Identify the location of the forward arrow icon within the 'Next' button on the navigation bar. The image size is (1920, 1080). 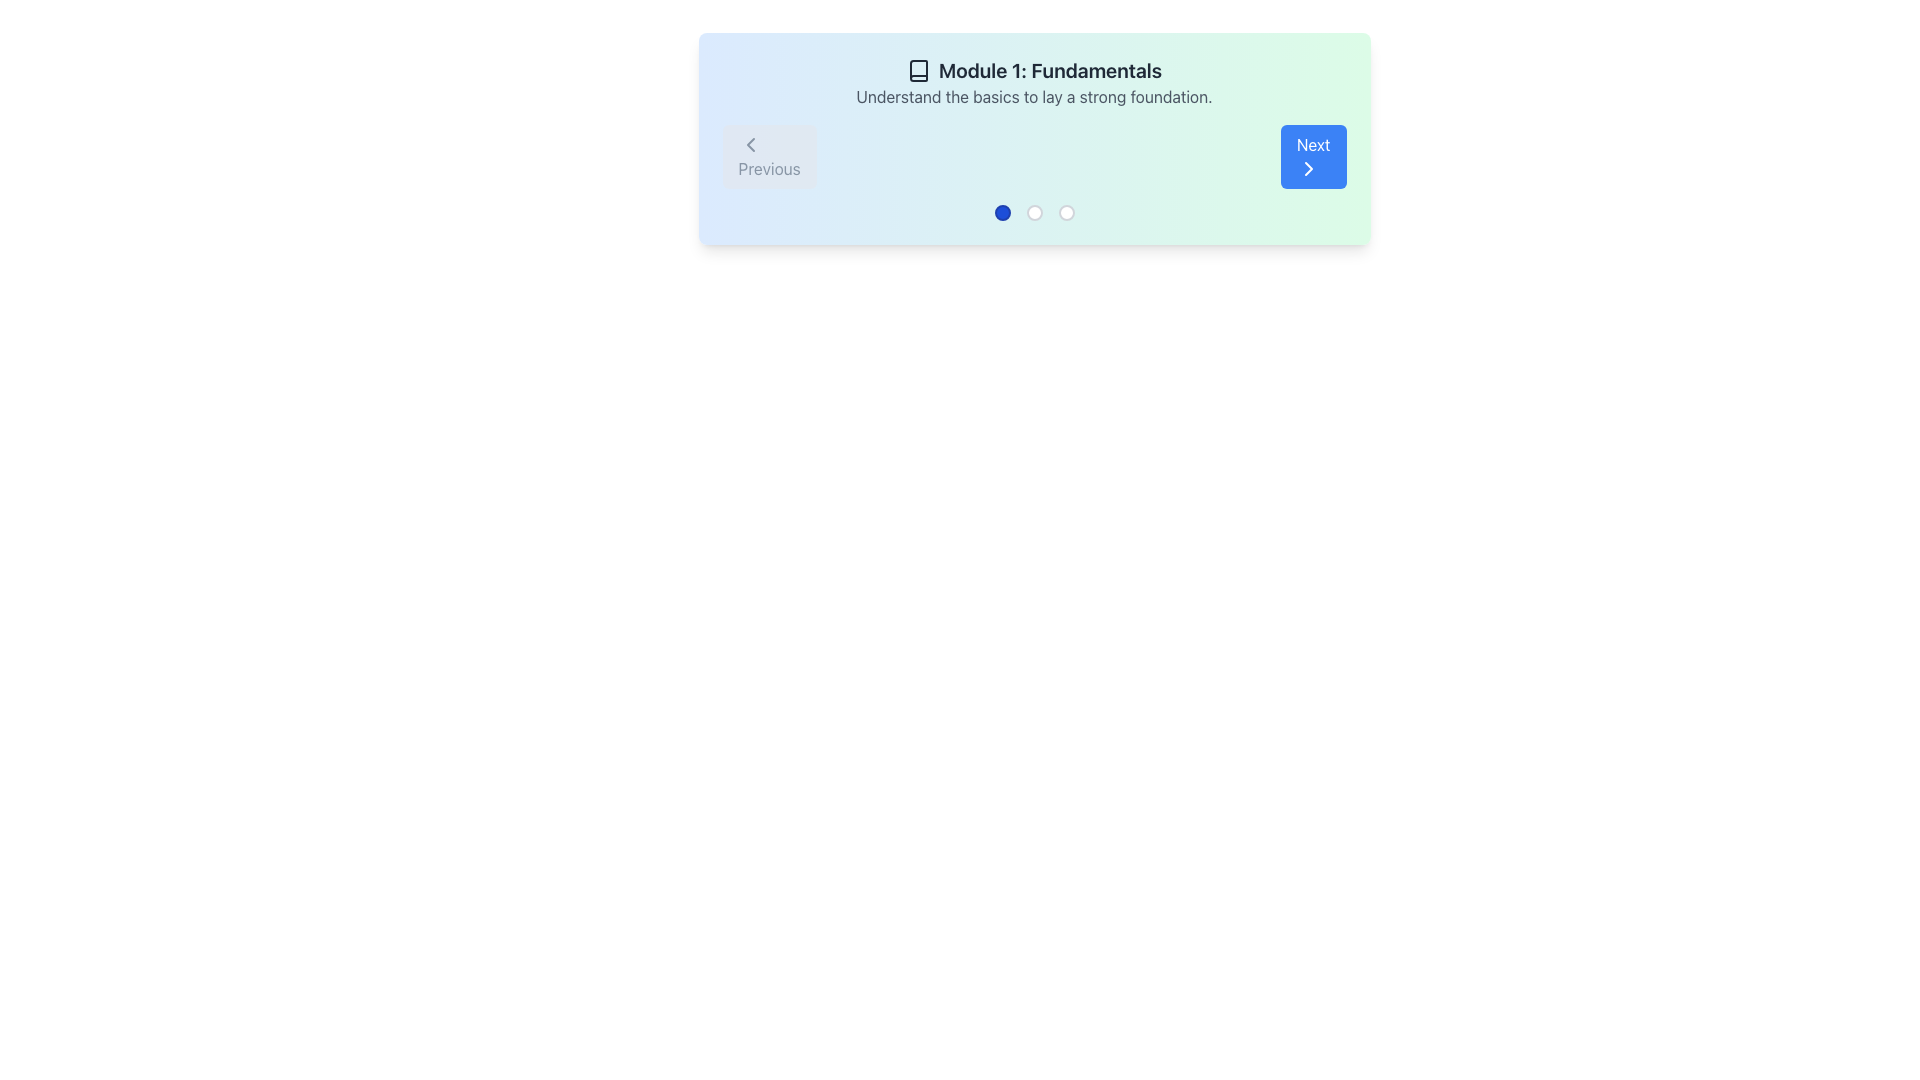
(1308, 168).